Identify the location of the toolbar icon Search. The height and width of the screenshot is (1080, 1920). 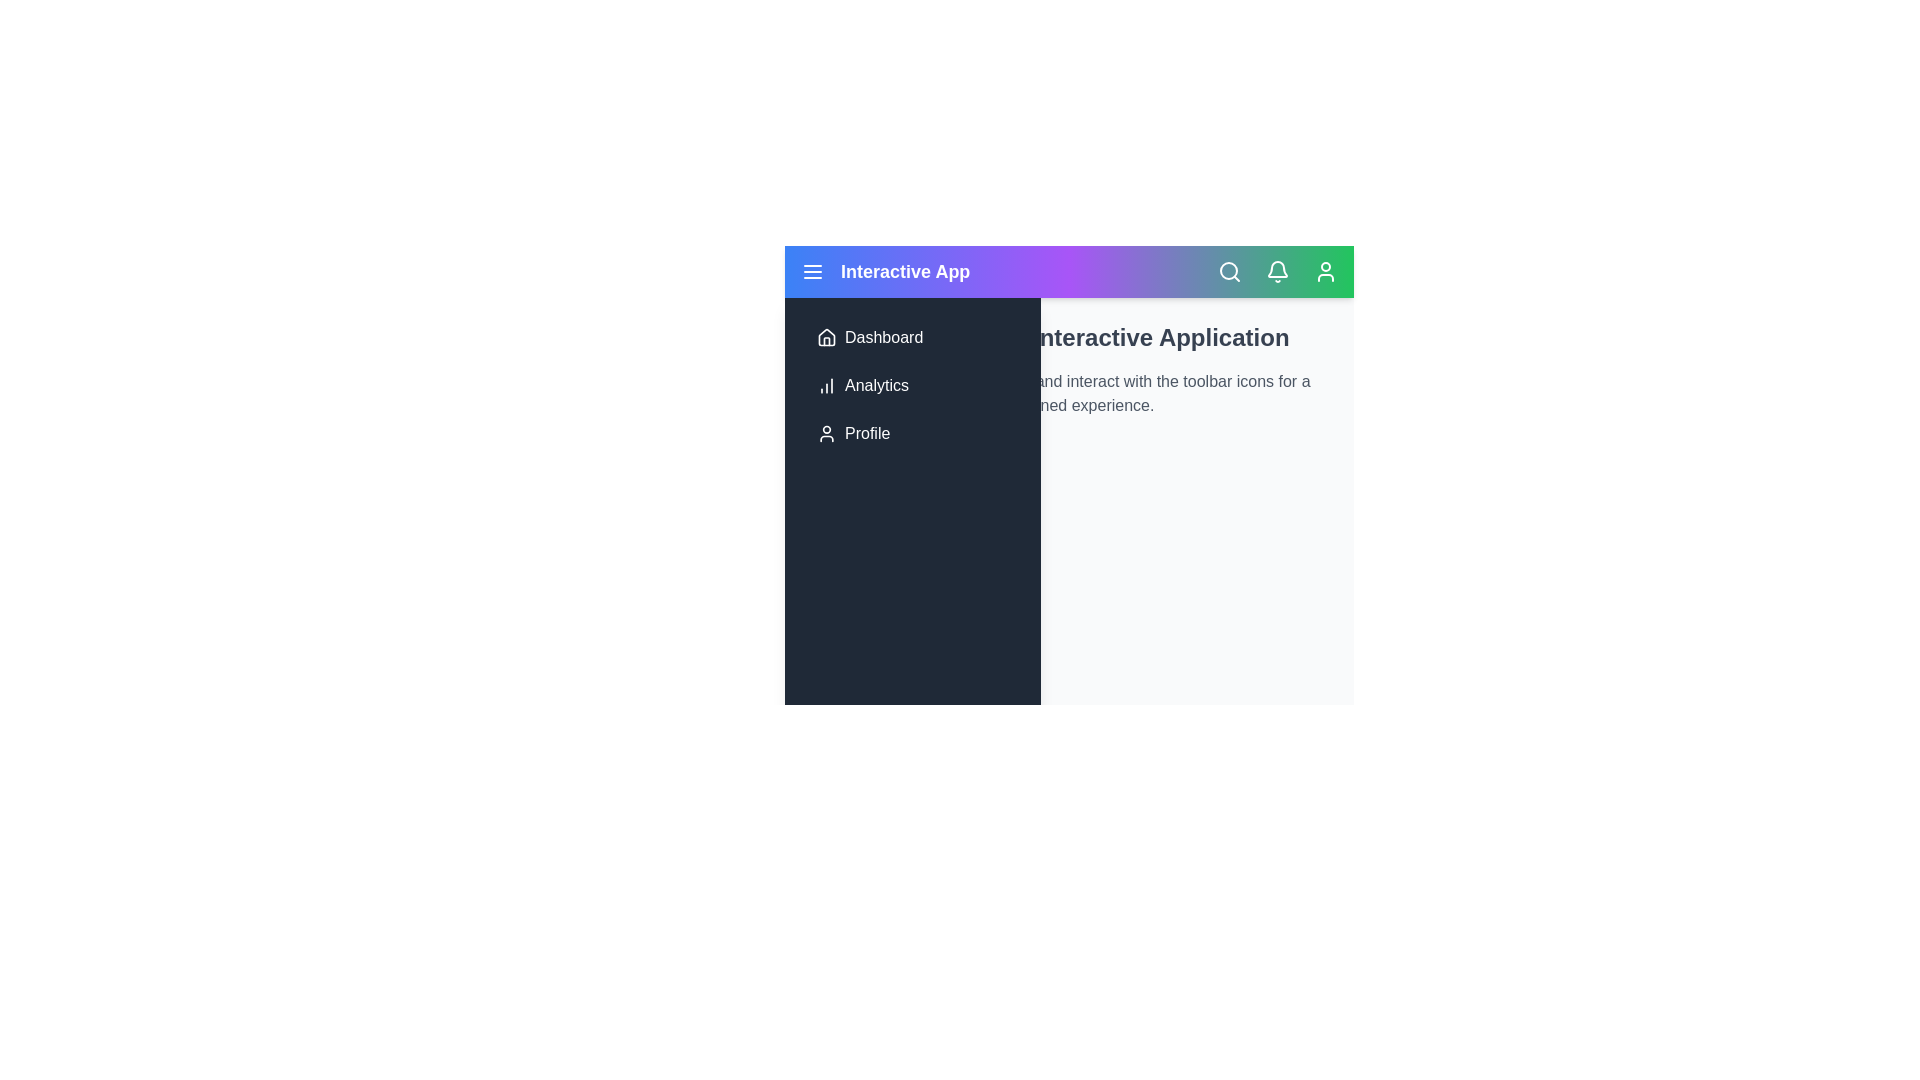
(1228, 272).